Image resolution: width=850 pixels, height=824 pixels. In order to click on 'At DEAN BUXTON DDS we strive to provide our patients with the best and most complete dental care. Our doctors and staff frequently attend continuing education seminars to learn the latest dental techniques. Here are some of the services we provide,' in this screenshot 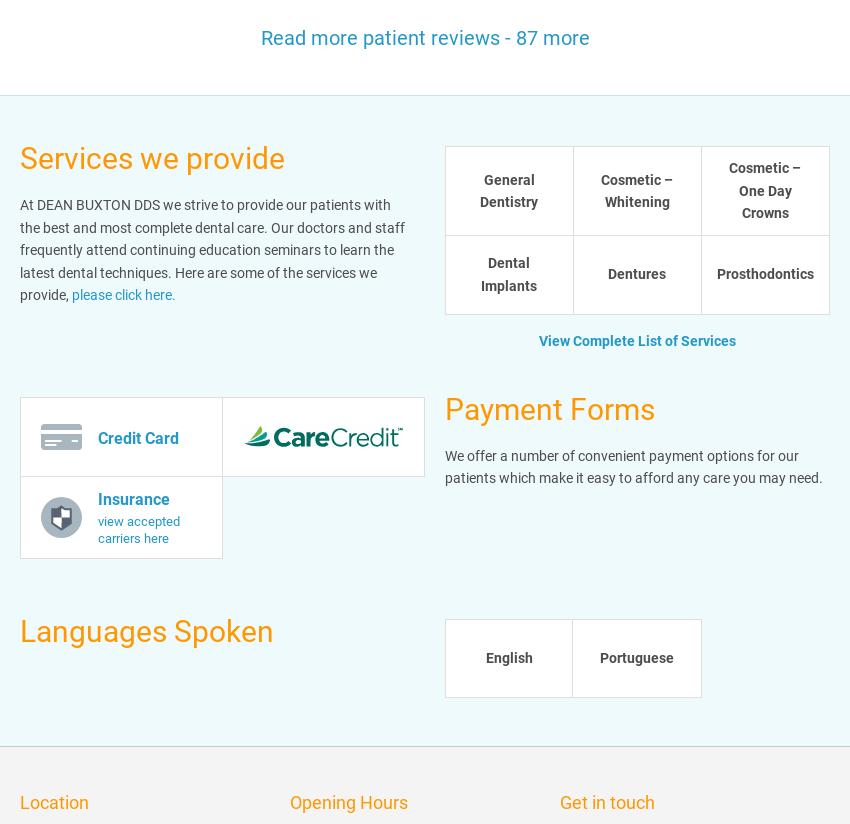, I will do `click(211, 250)`.